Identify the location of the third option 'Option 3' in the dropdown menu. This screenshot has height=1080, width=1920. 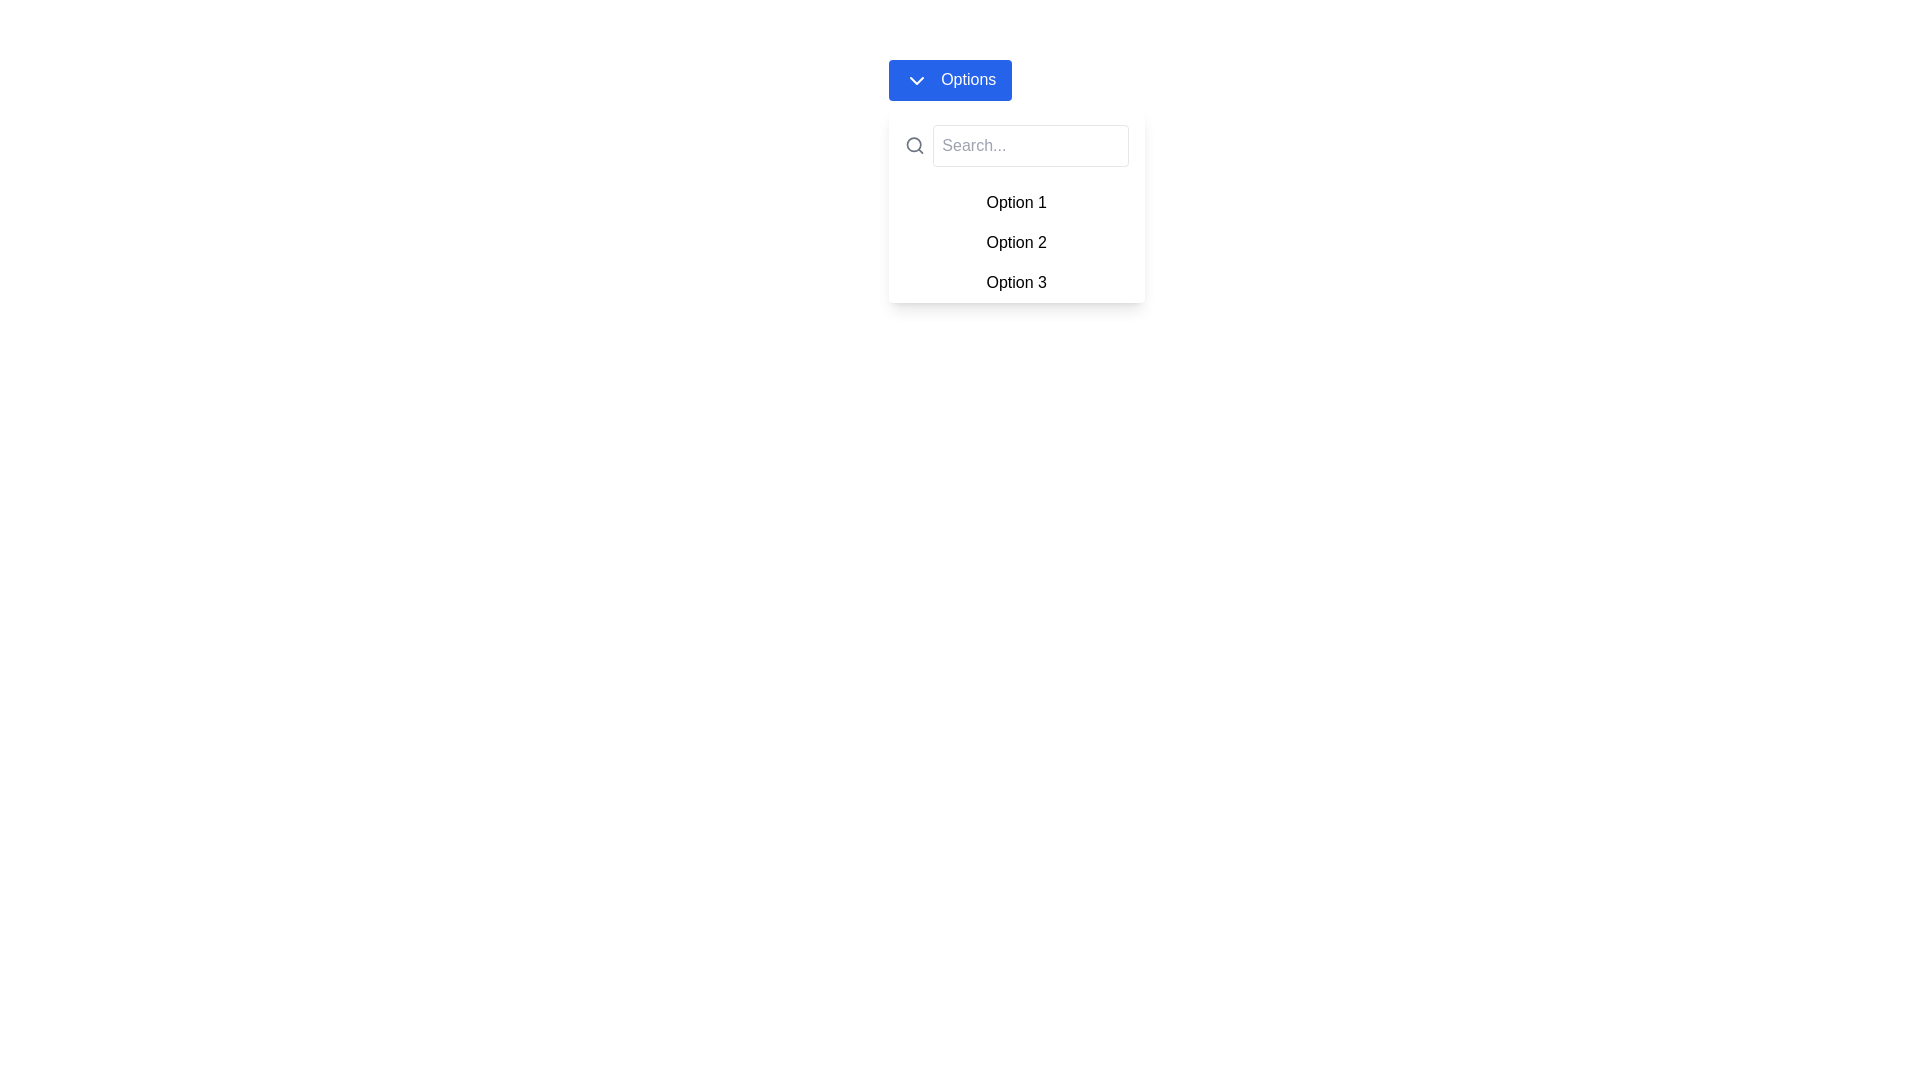
(1016, 282).